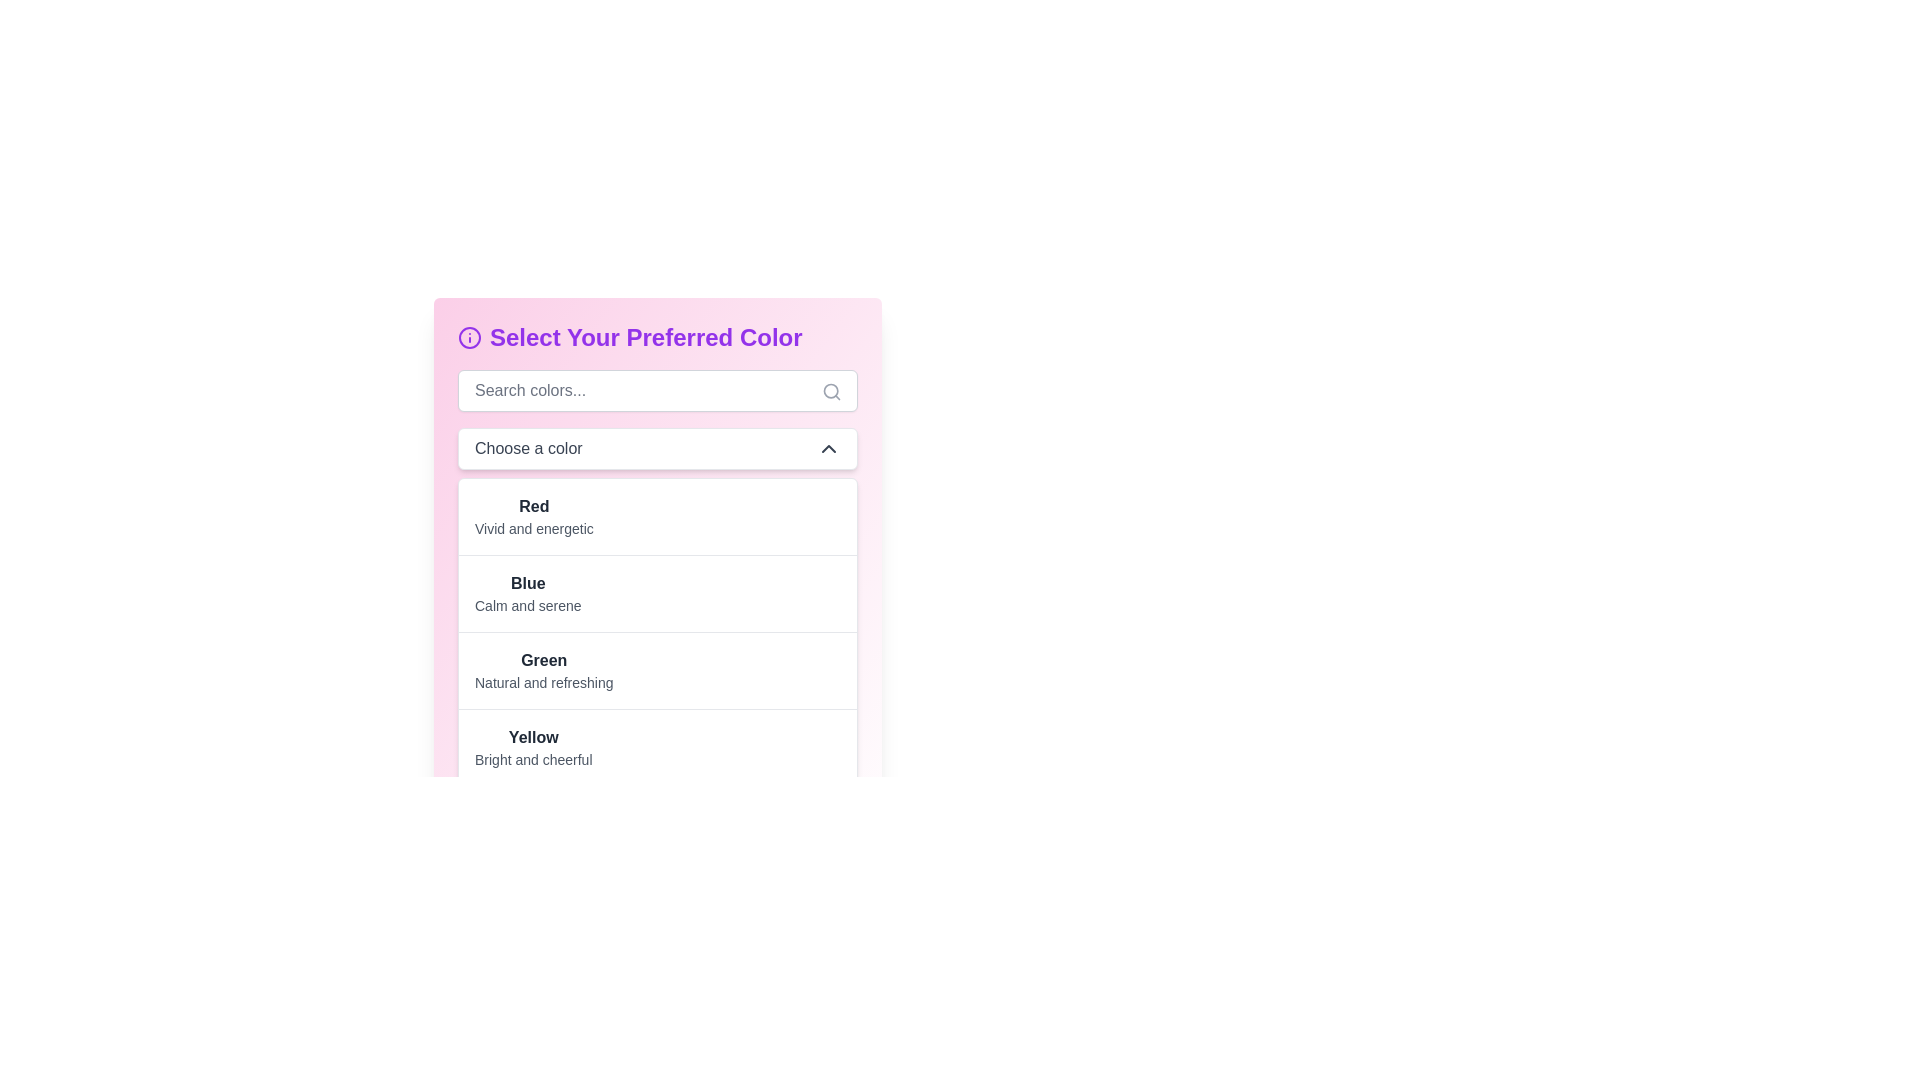  Describe the element at coordinates (657, 523) in the screenshot. I see `the selectable list item displaying the bolded text 'Red'` at that location.